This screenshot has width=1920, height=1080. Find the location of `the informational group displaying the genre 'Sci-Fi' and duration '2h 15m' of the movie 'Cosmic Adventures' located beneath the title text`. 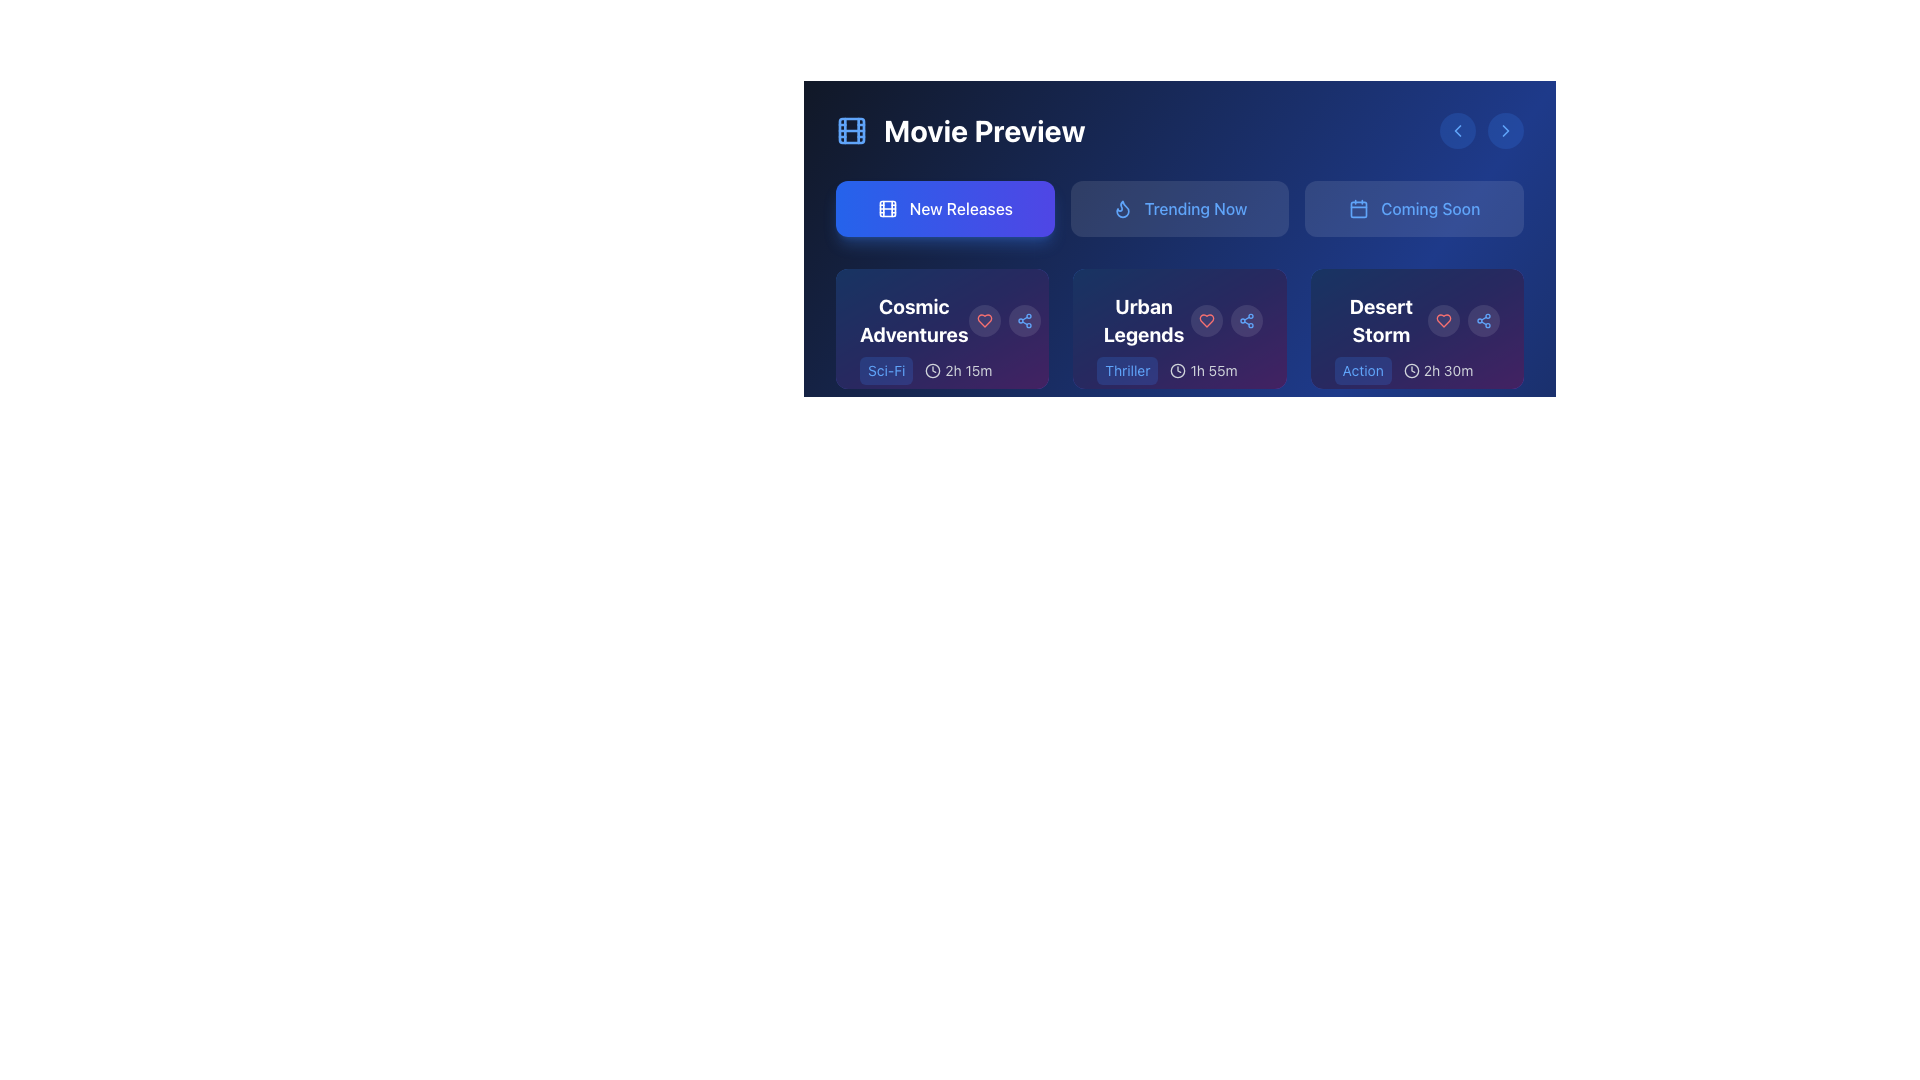

the informational group displaying the genre 'Sci-Fi' and duration '2h 15m' of the movie 'Cosmic Adventures' located beneath the title text is located at coordinates (941, 386).